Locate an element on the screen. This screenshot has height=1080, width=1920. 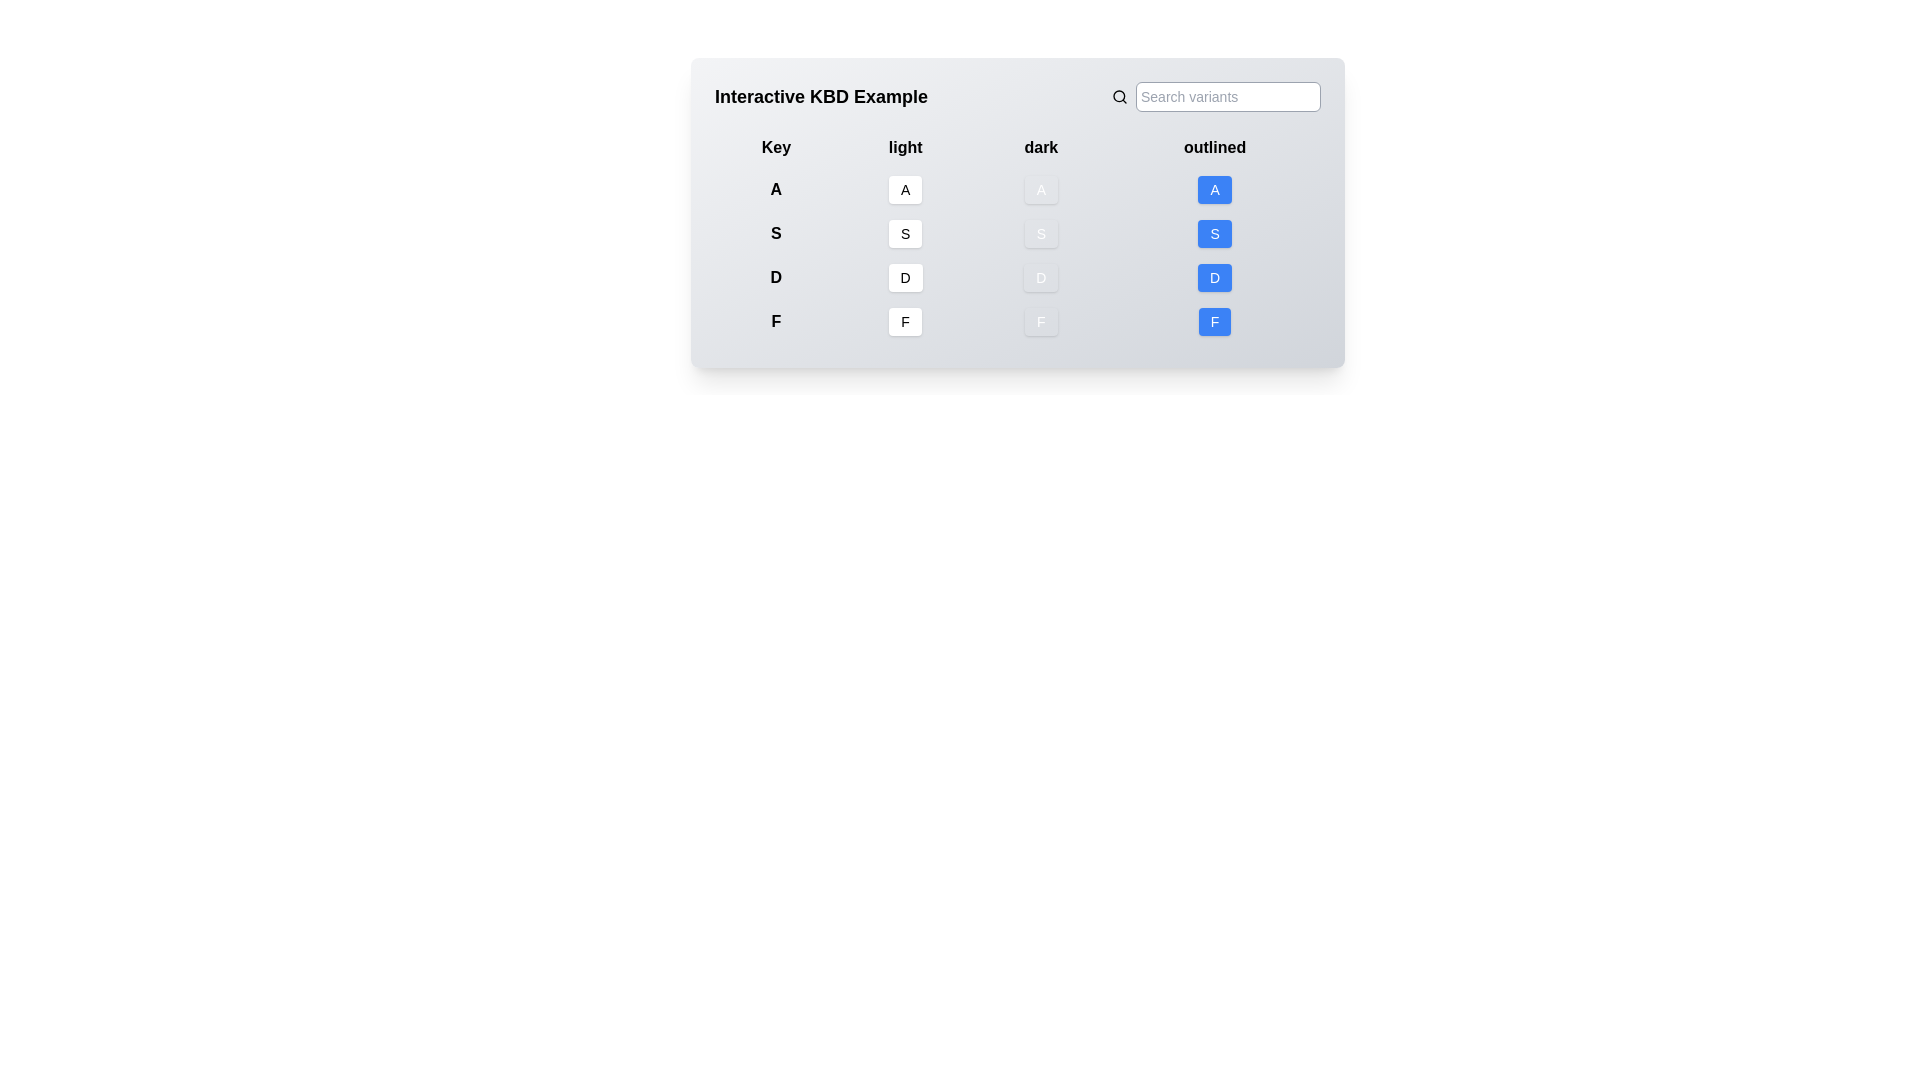
the non-interactive button displaying the letter 'A' with a dark gray background, located in the first row of the 'dark' column is located at coordinates (1040, 189).